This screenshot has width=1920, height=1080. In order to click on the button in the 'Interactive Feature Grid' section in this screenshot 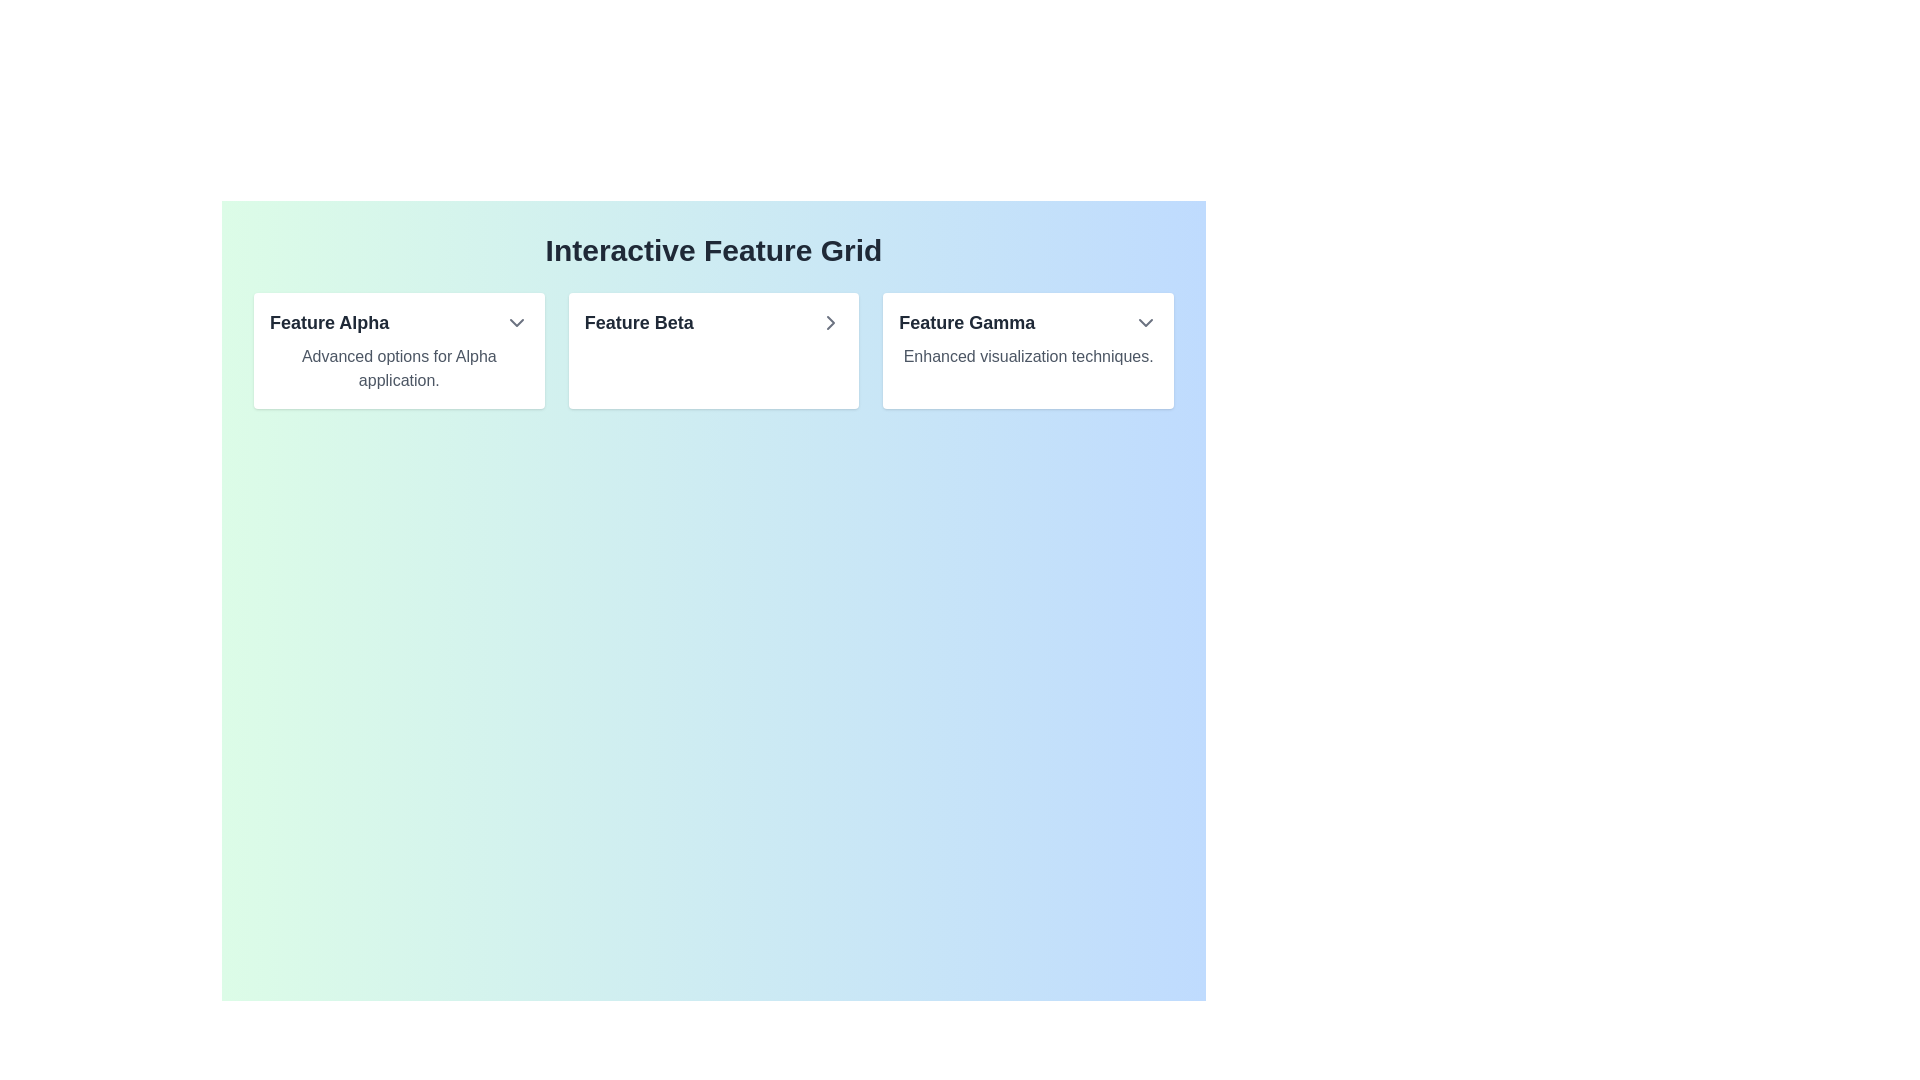, I will do `click(714, 350)`.